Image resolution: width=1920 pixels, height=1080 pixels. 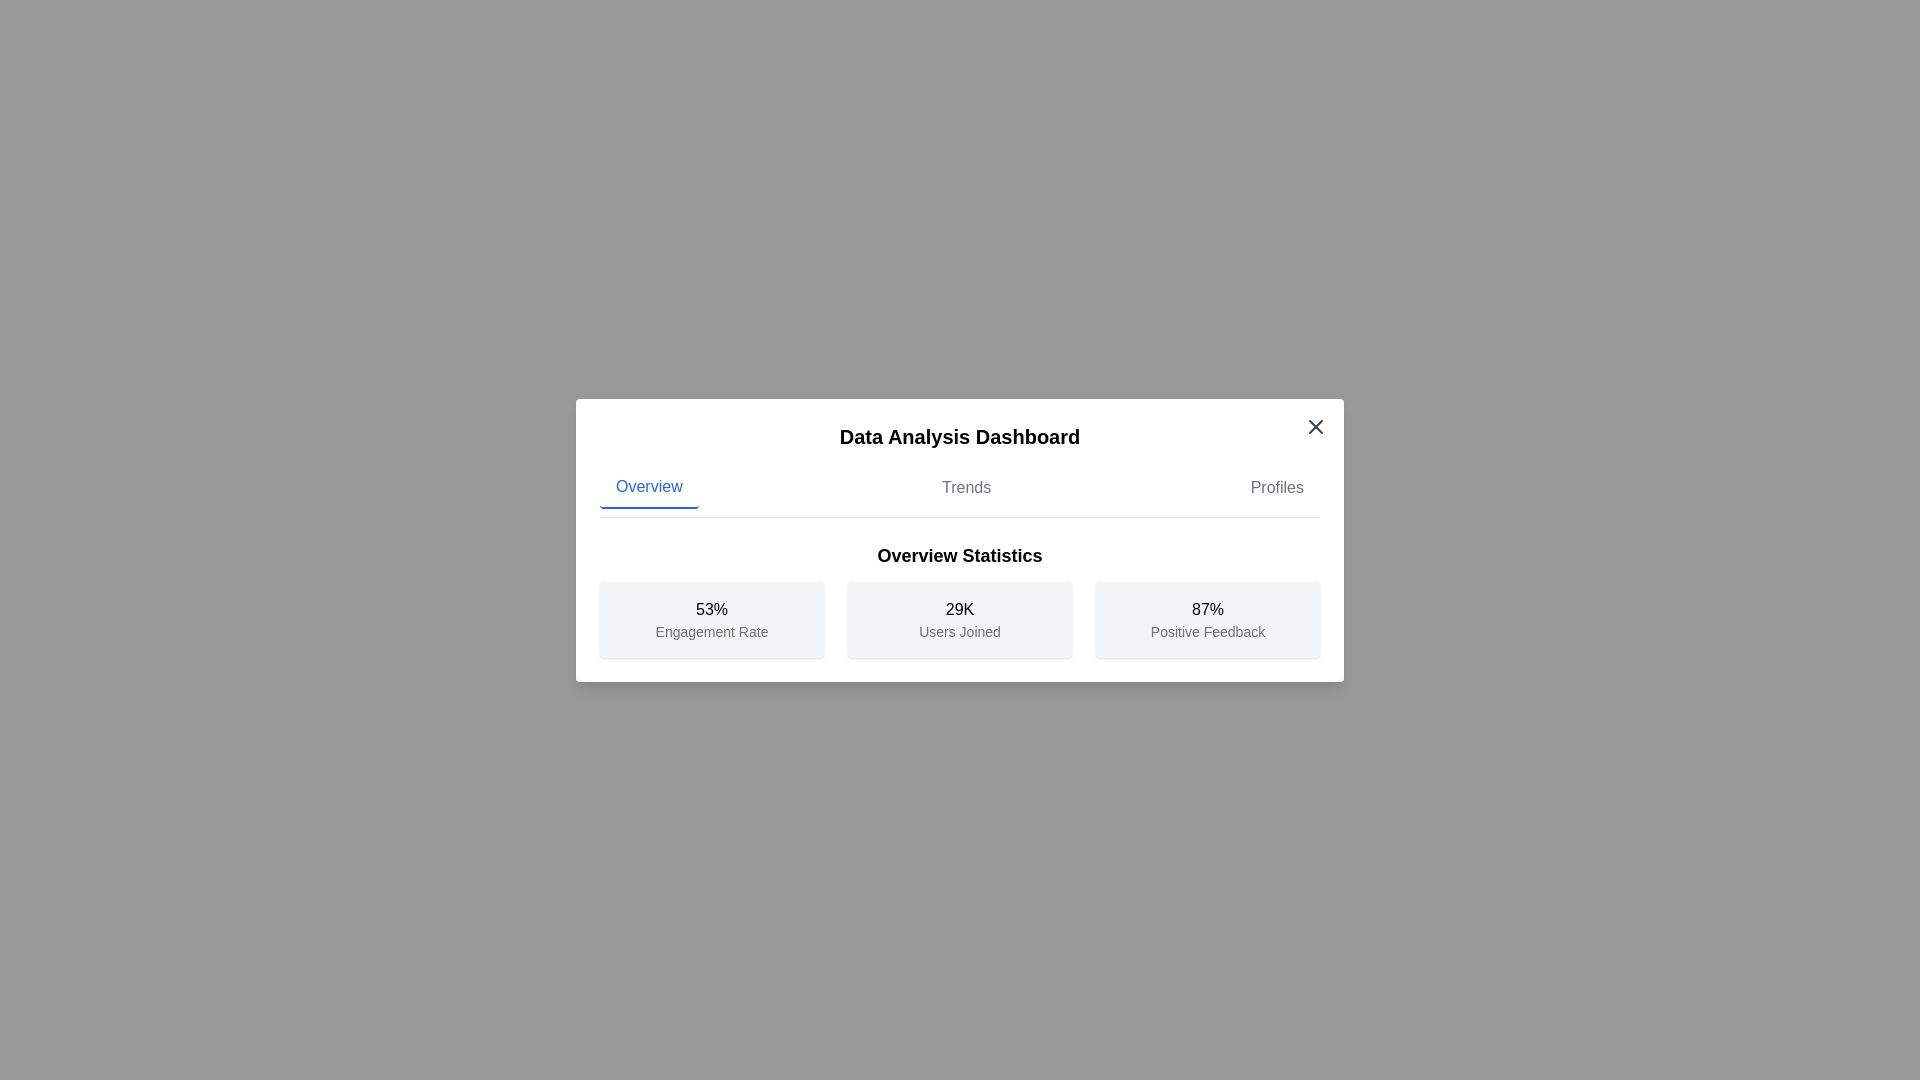 What do you see at coordinates (711, 618) in the screenshot?
I see `the Informational Card displaying the engagement rate metric ('53%') located in the Overview Statistics section, which is the first card in a row of three` at bounding box center [711, 618].